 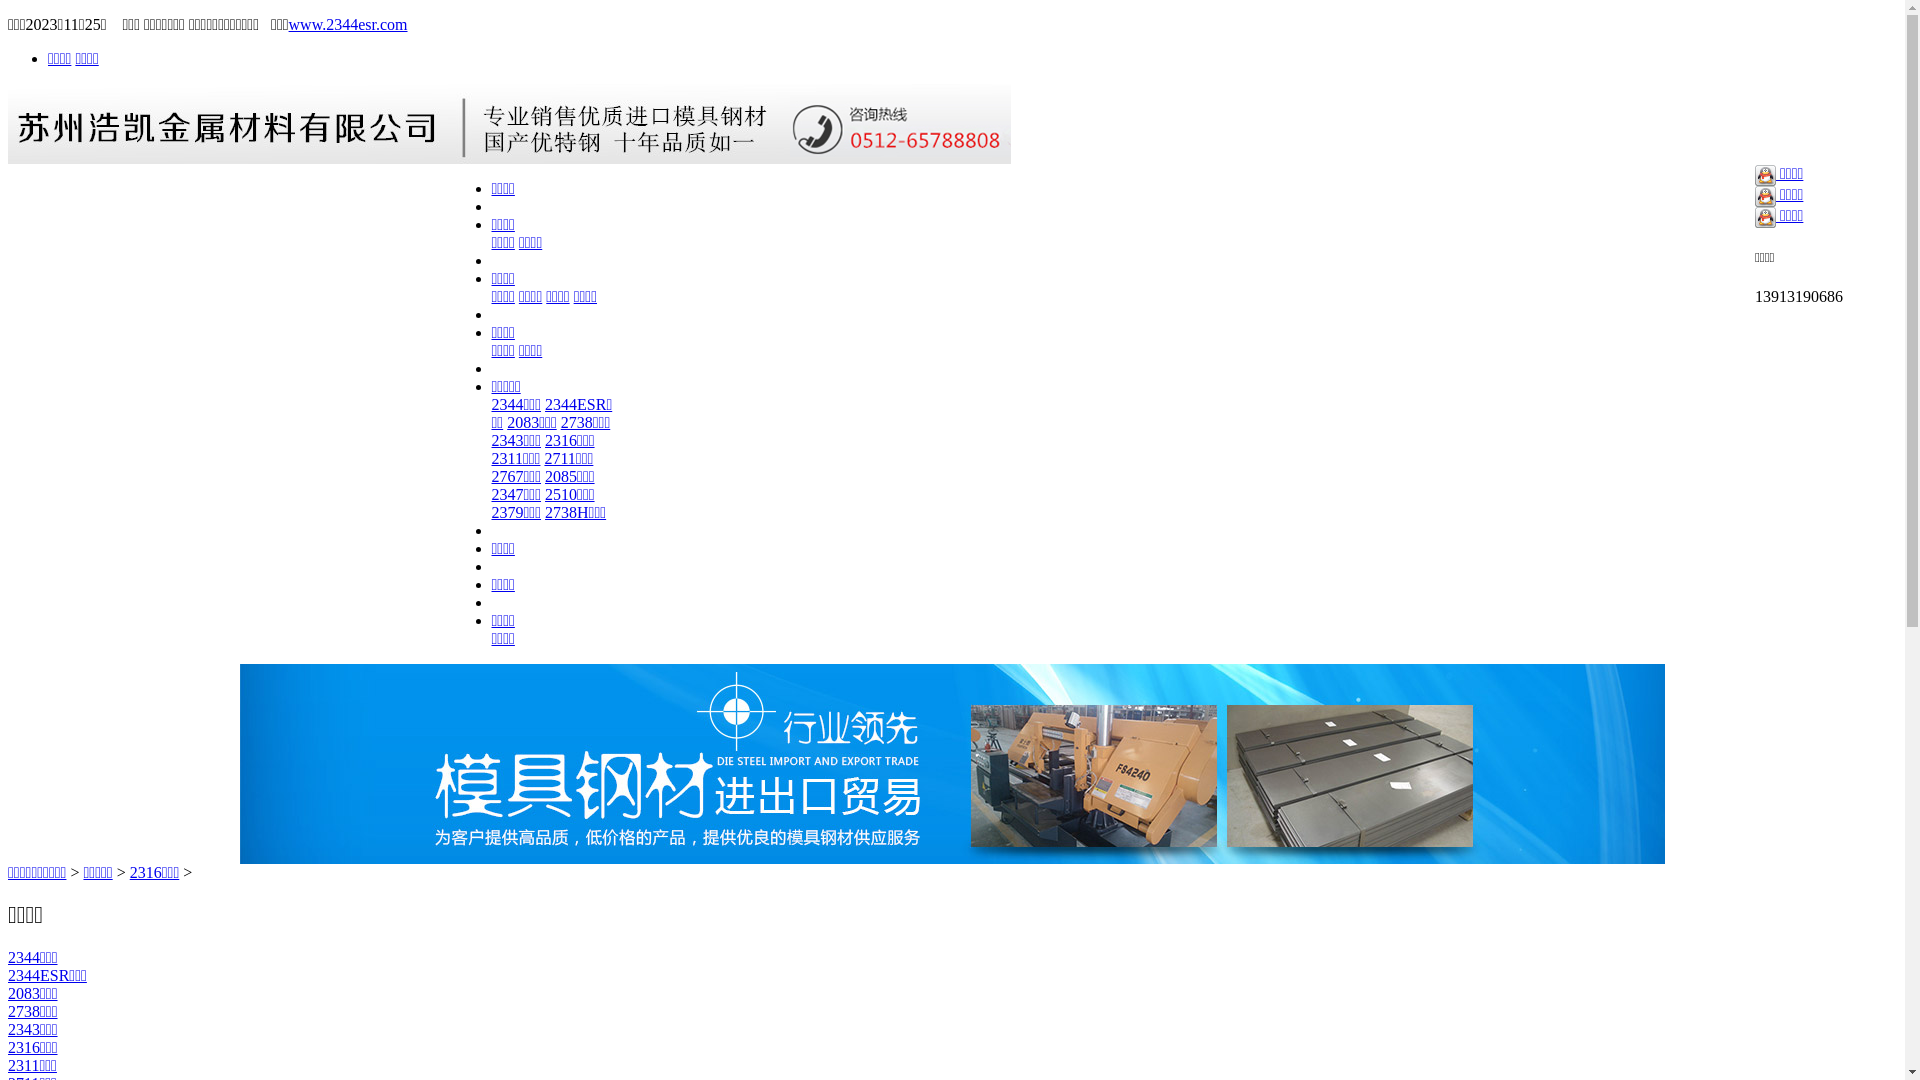 I want to click on 'www.2344esr.com', so click(x=348, y=24).